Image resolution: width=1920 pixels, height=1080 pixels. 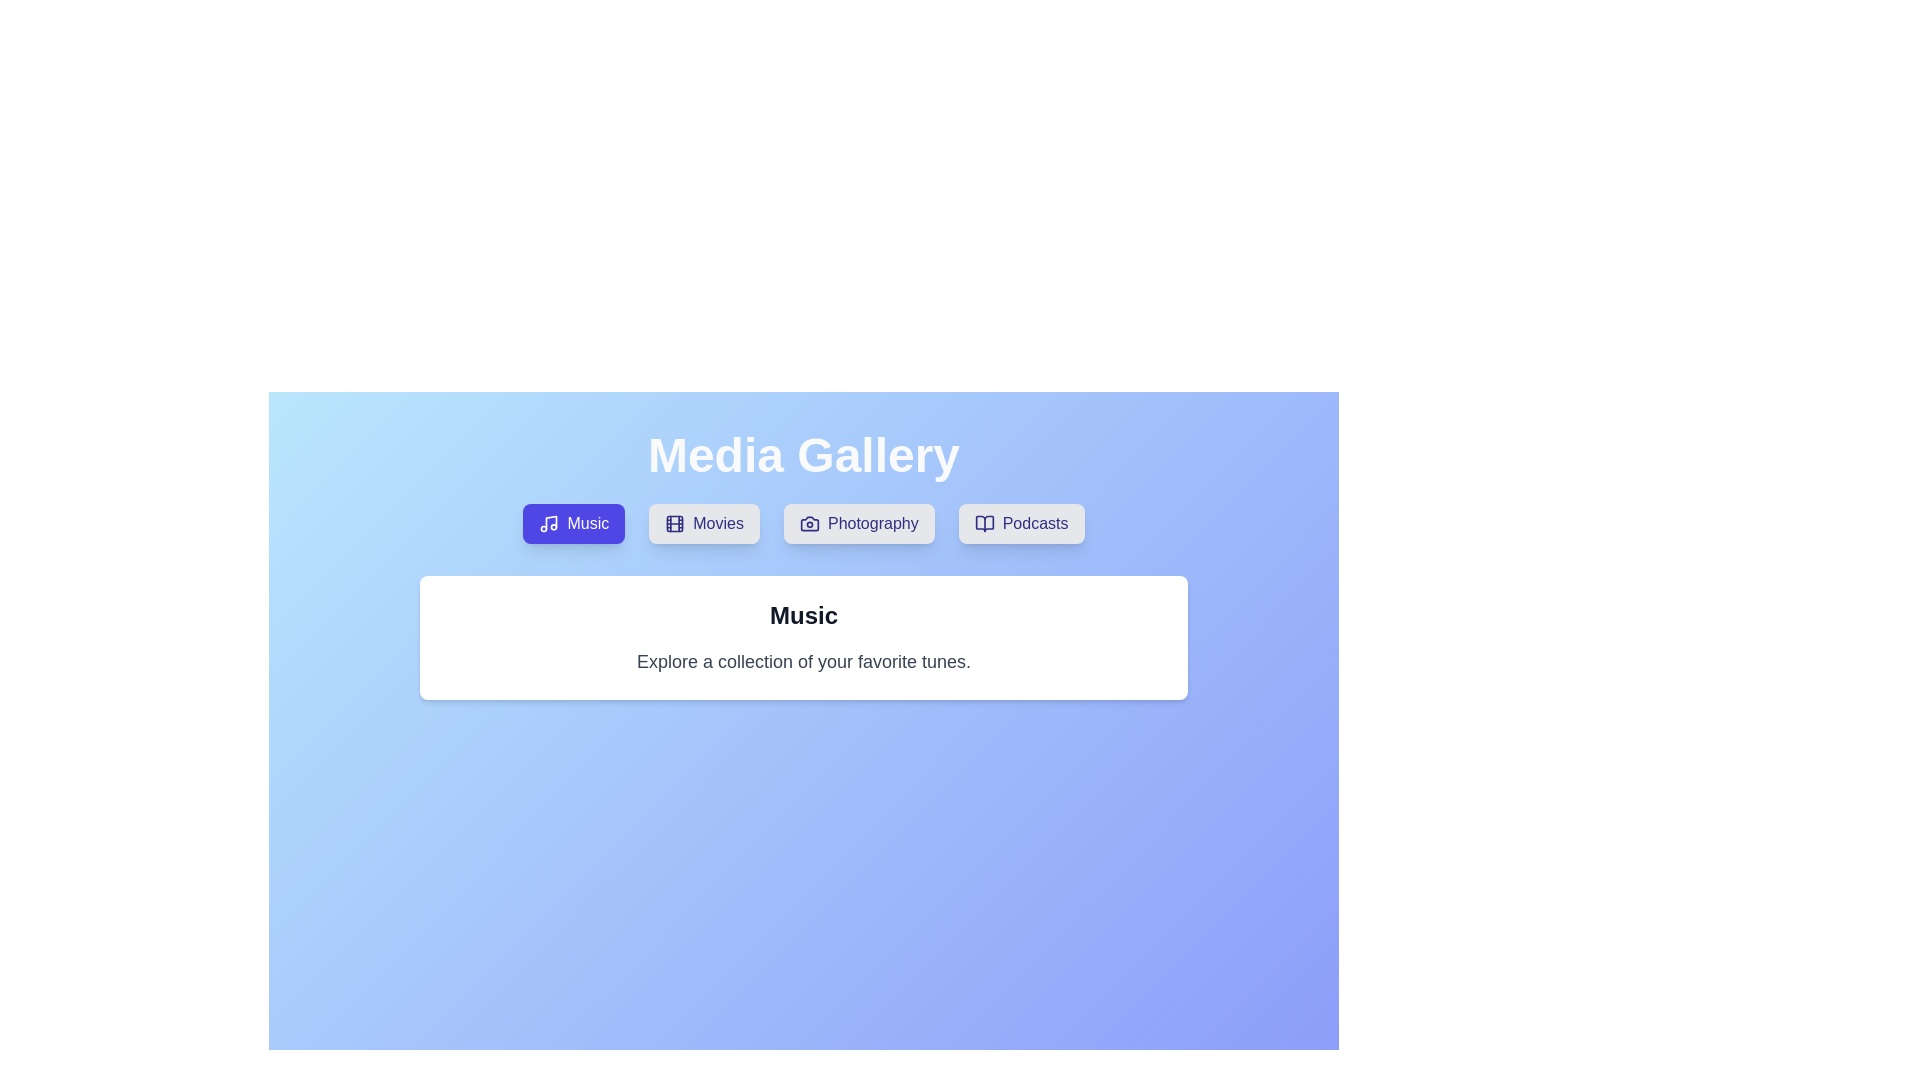 I want to click on the Music tab to observe its hover effect, so click(x=573, y=523).